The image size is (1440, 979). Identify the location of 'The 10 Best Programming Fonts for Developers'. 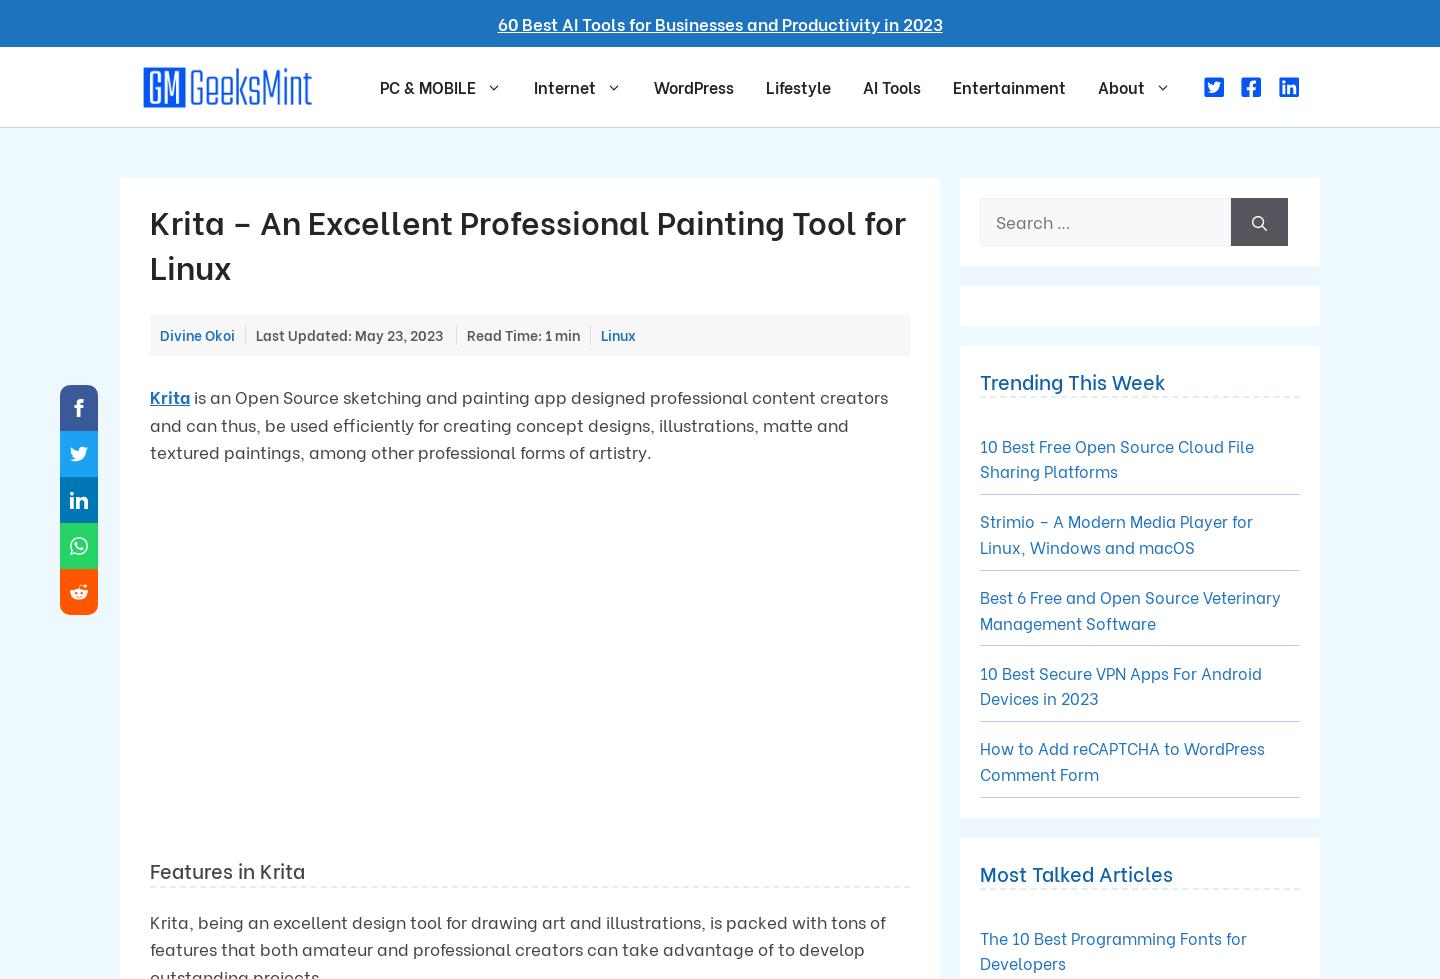
(1112, 948).